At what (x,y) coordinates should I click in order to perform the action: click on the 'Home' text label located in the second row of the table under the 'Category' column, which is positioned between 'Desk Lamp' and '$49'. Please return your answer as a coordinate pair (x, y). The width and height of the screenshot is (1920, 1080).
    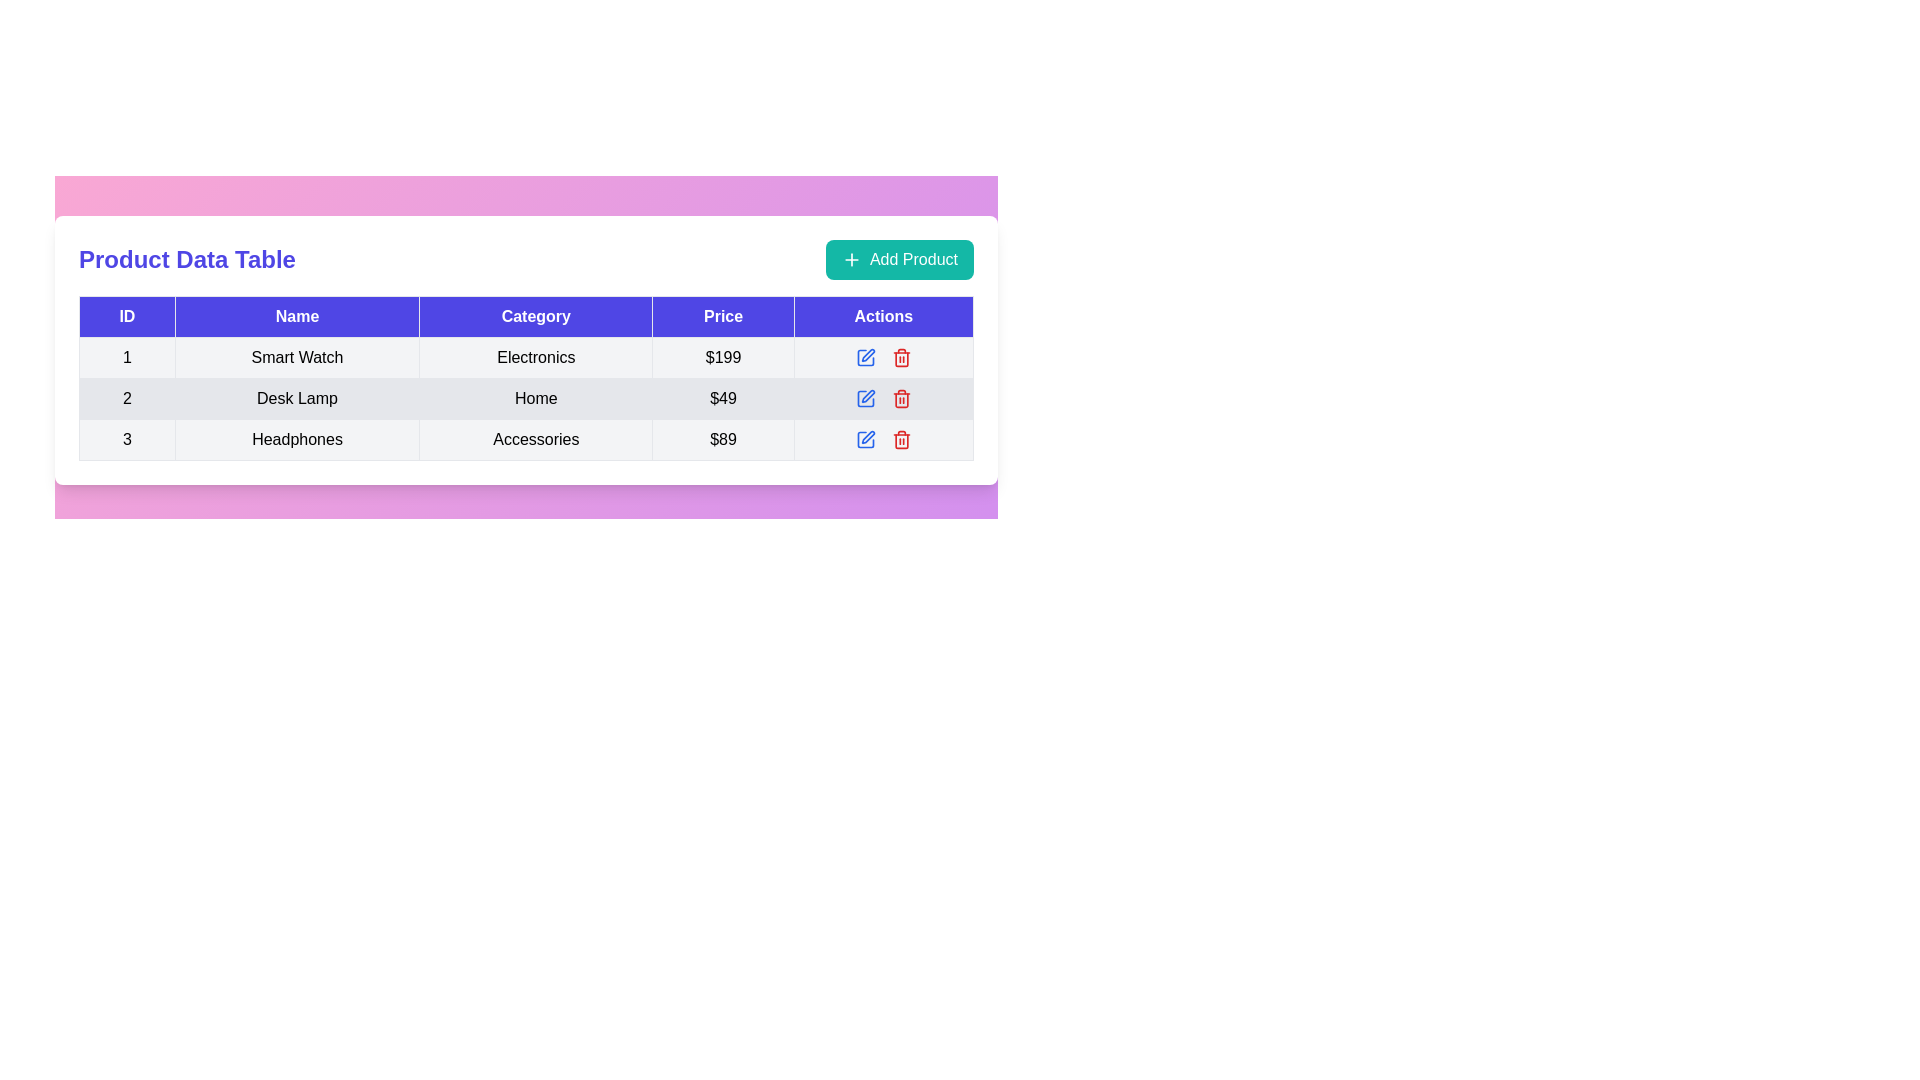
    Looking at the image, I should click on (536, 398).